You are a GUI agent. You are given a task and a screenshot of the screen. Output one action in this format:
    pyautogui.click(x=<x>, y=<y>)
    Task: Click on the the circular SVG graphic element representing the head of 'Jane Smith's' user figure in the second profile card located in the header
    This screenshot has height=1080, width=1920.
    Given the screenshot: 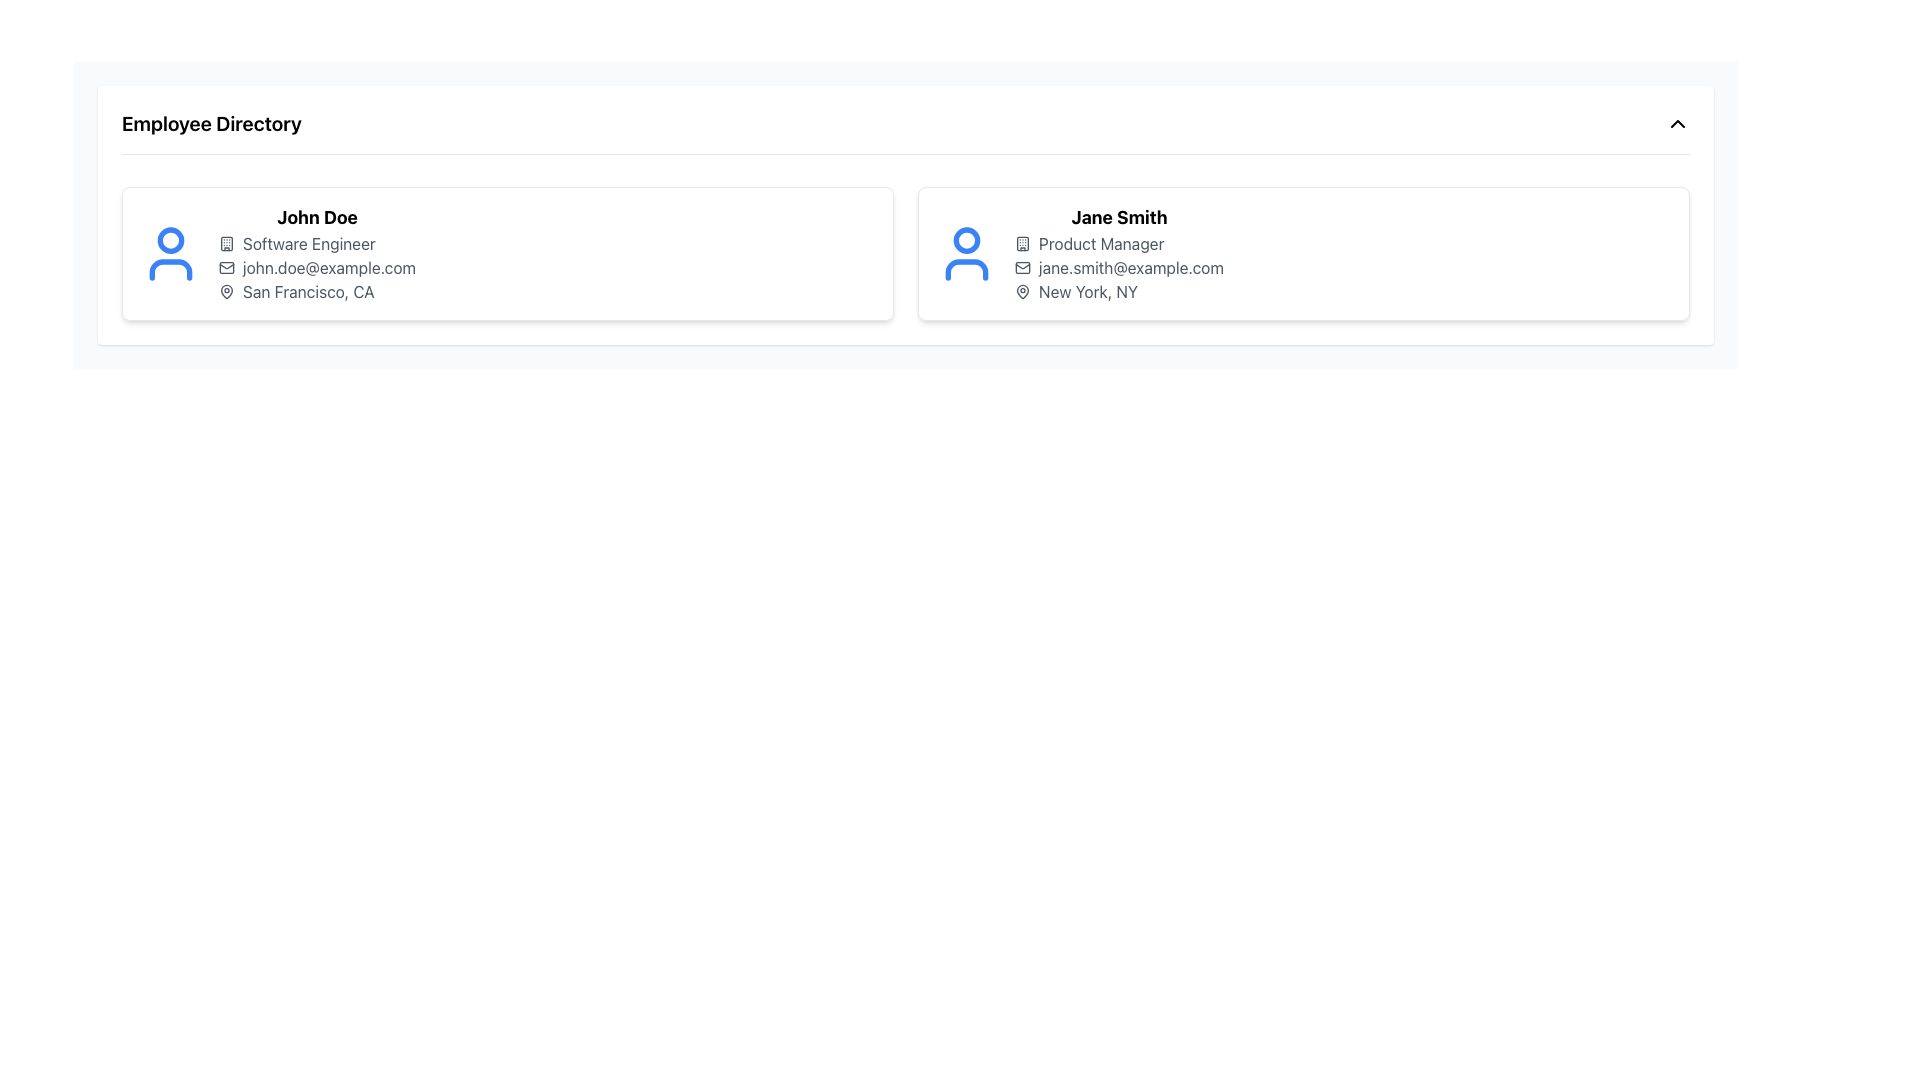 What is the action you would take?
    pyautogui.click(x=966, y=238)
    